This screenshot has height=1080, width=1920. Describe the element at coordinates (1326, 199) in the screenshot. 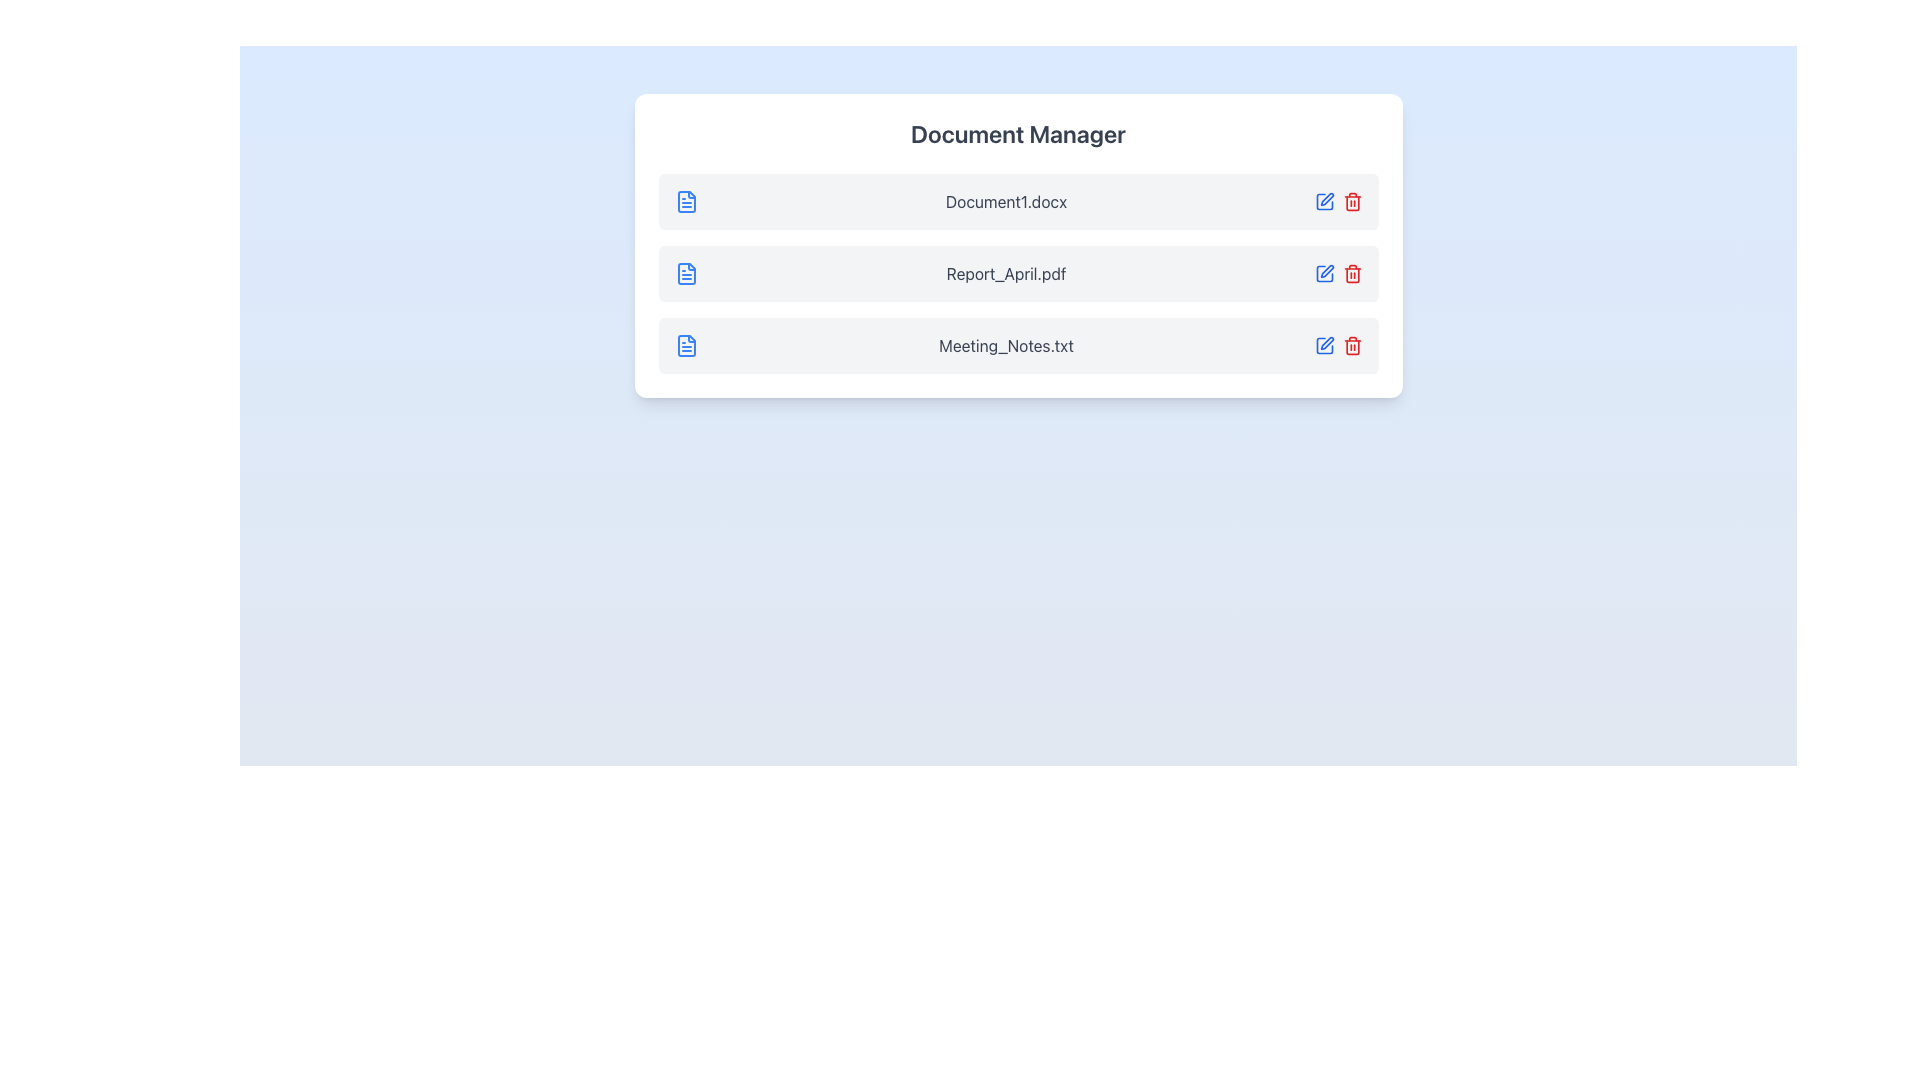

I see `the edit button located to the right of the file entry 'Document1.docx' to initiate the edit action` at that location.